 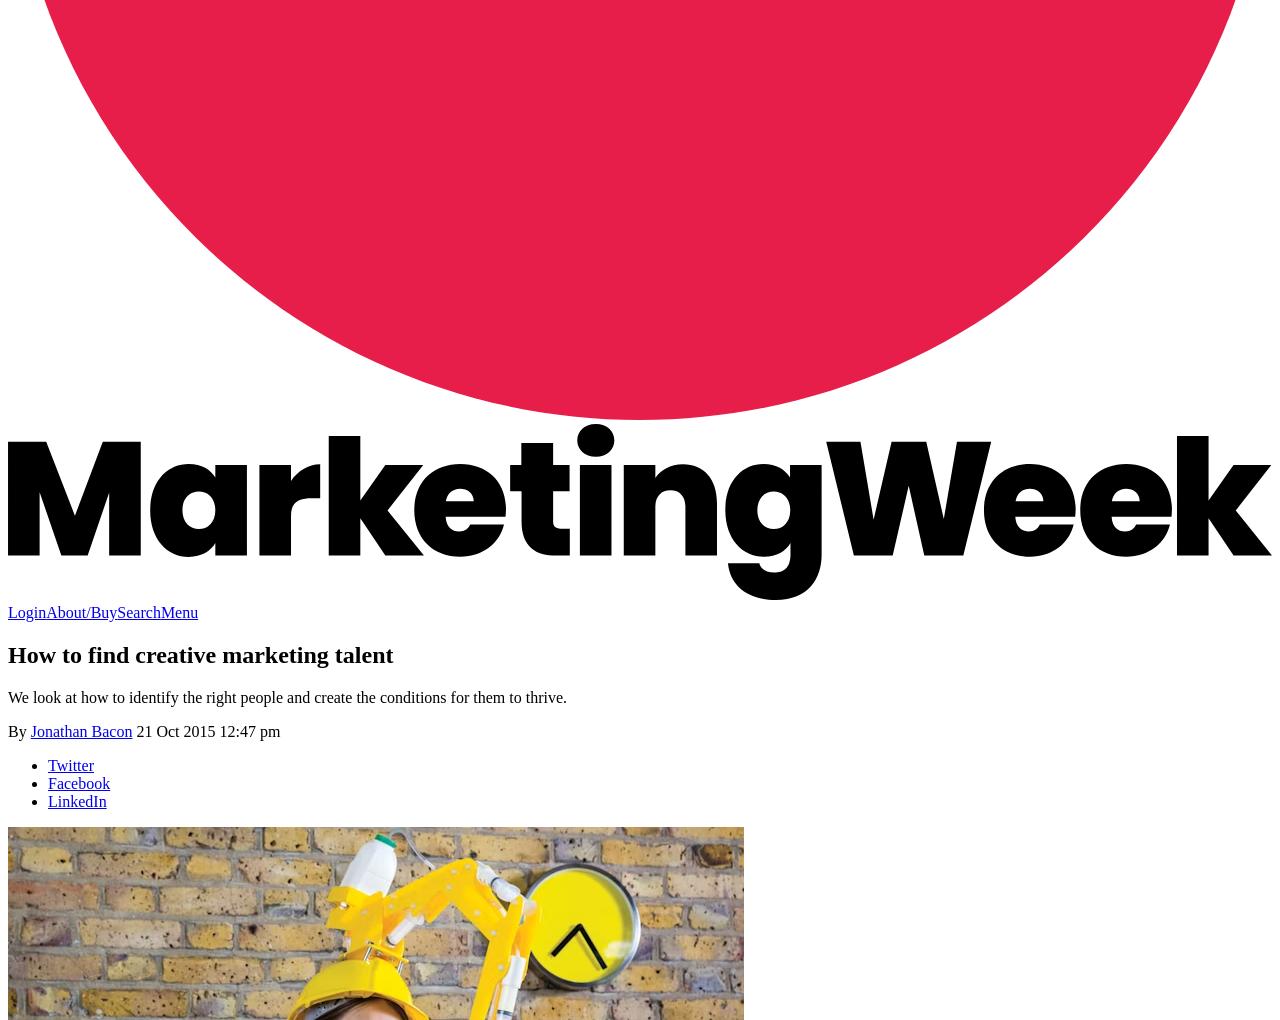 What do you see at coordinates (70, 764) in the screenshot?
I see `'Twitter'` at bounding box center [70, 764].